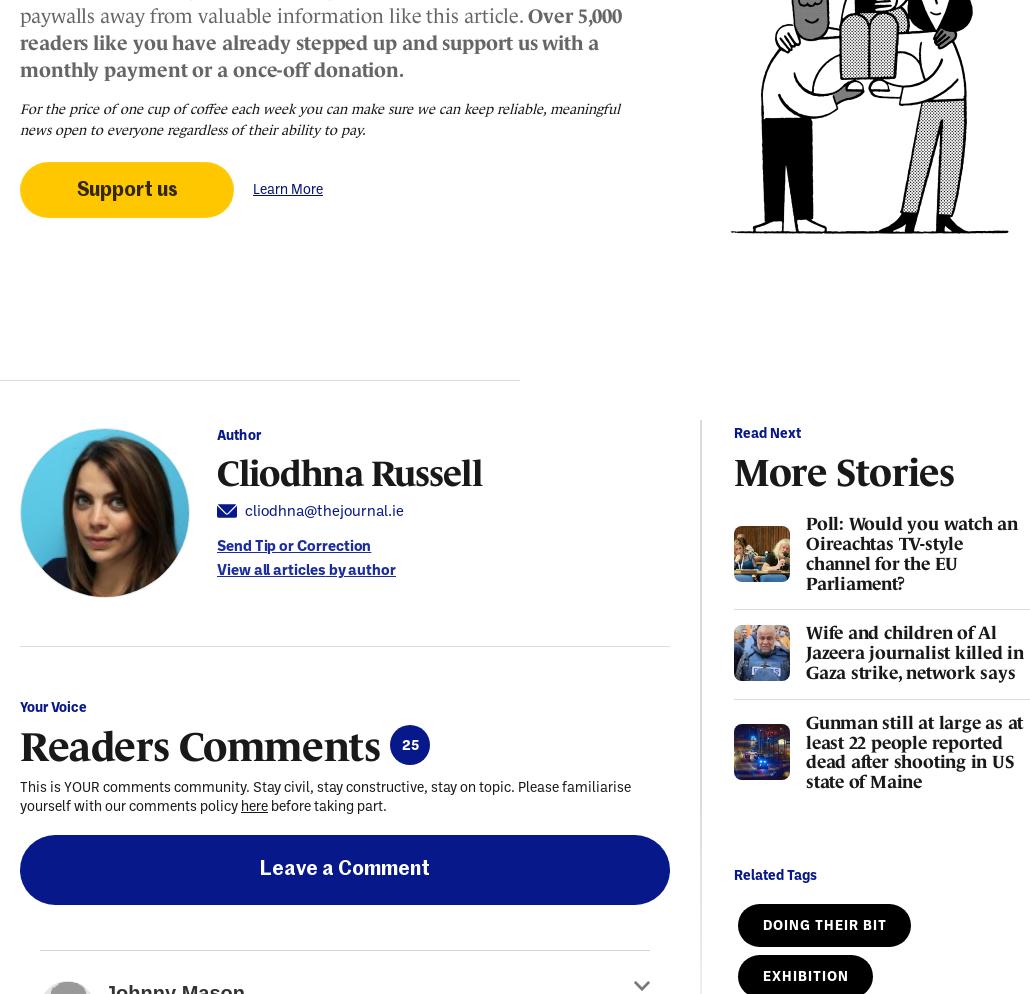 This screenshot has width=1030, height=994. I want to click on 'More Stories', so click(842, 468).